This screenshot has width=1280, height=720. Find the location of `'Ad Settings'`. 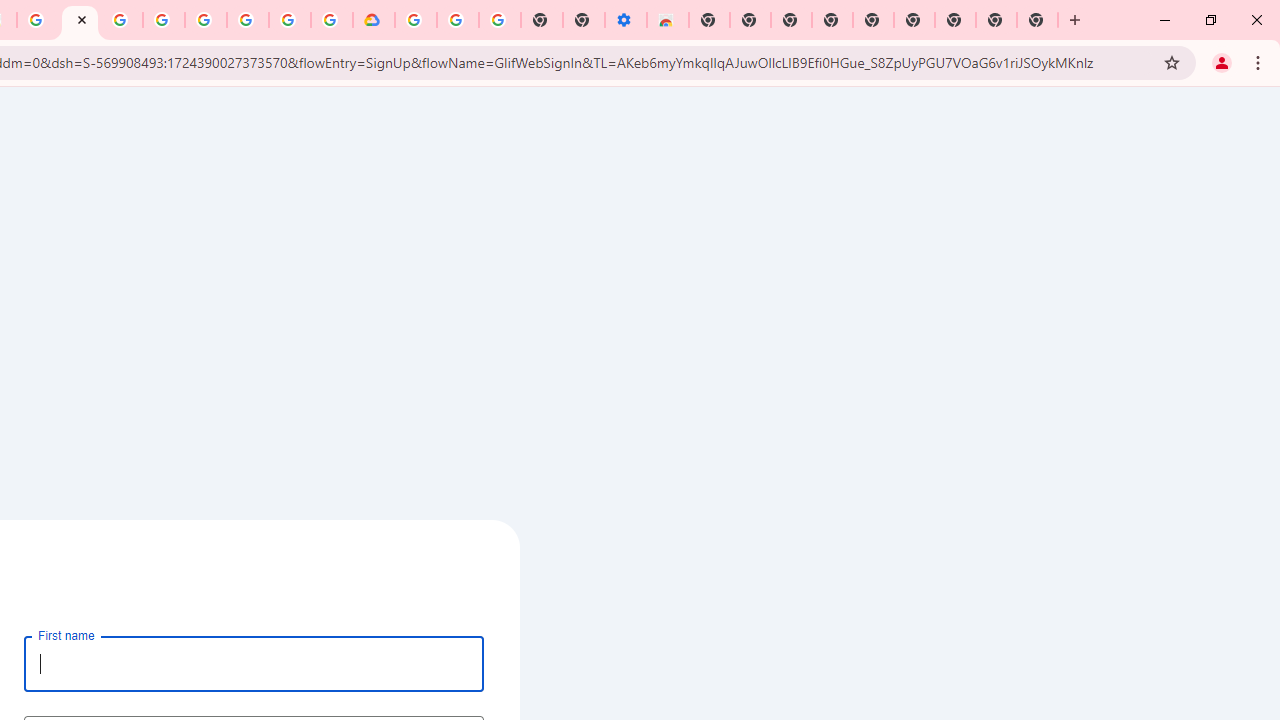

'Ad Settings' is located at coordinates (121, 20).